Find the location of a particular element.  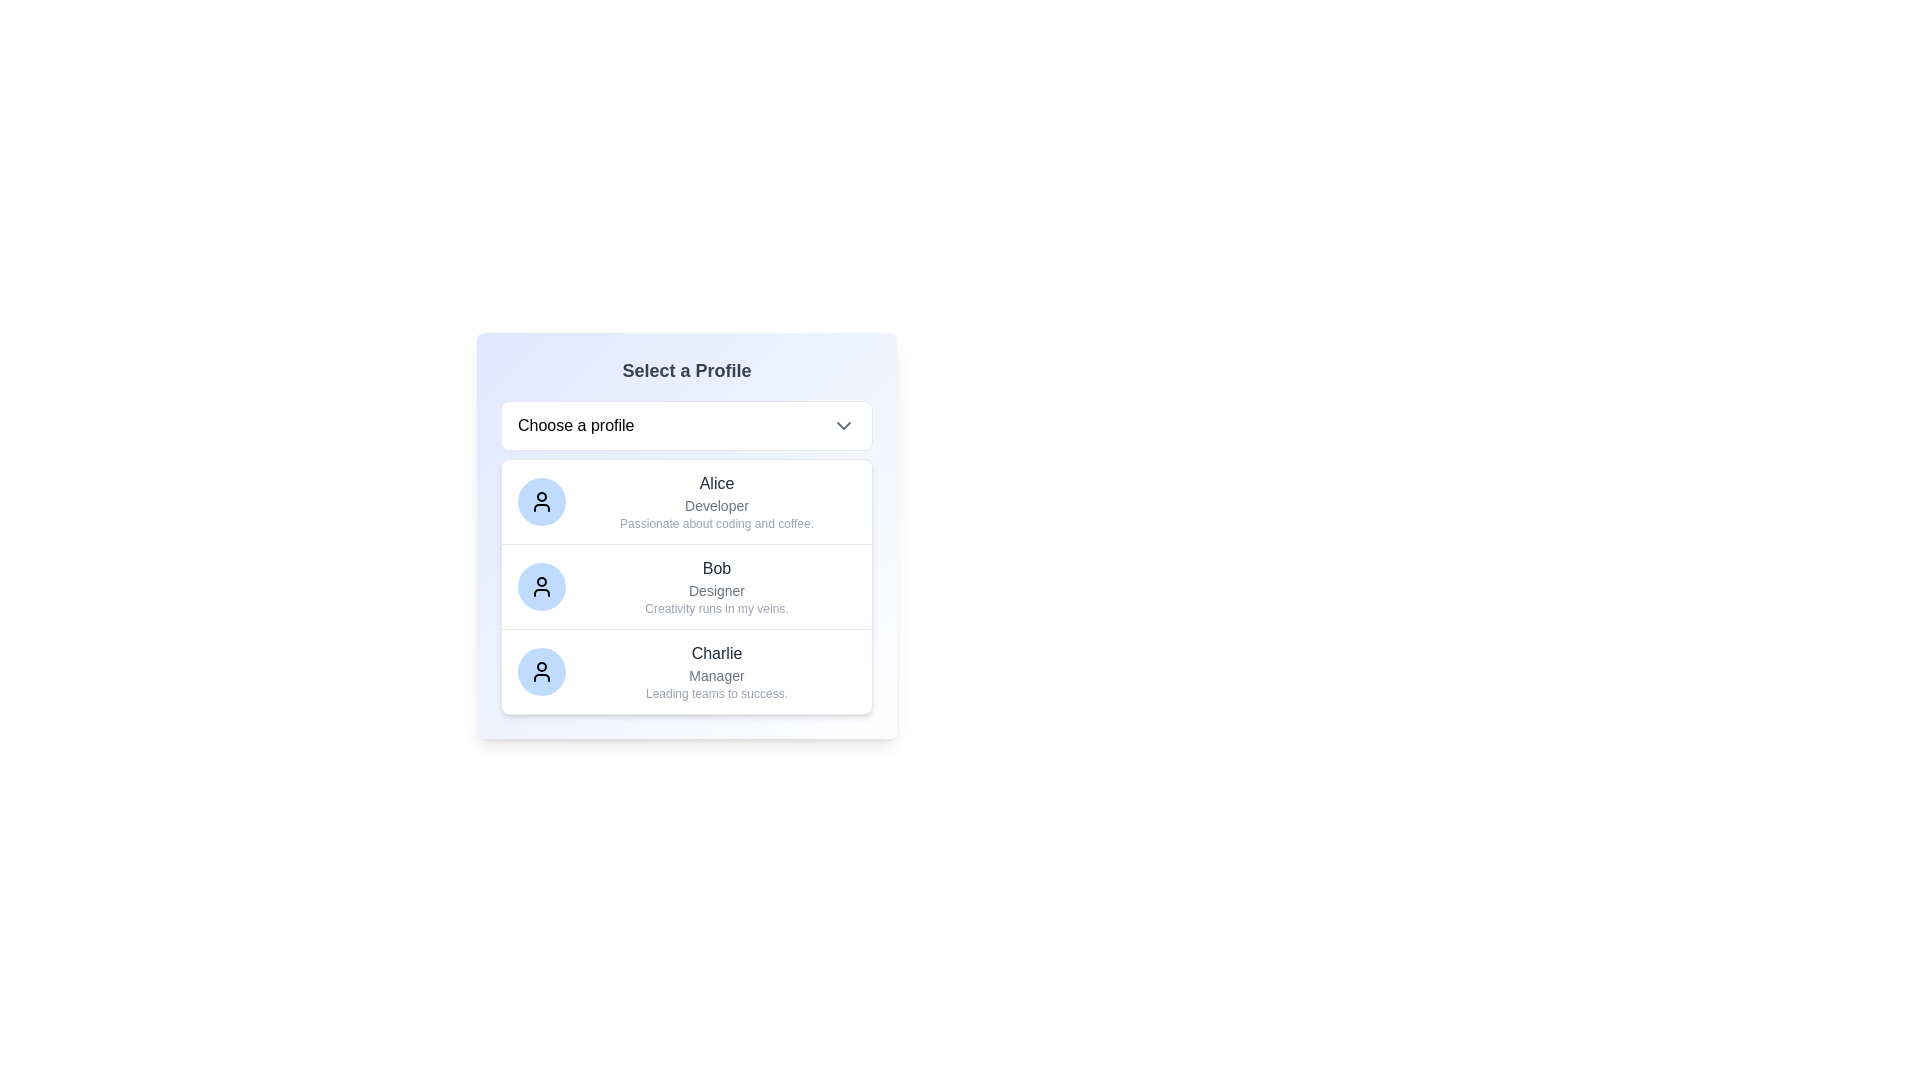

the dropdown menu labeled 'Choose a profile' is located at coordinates (686, 424).